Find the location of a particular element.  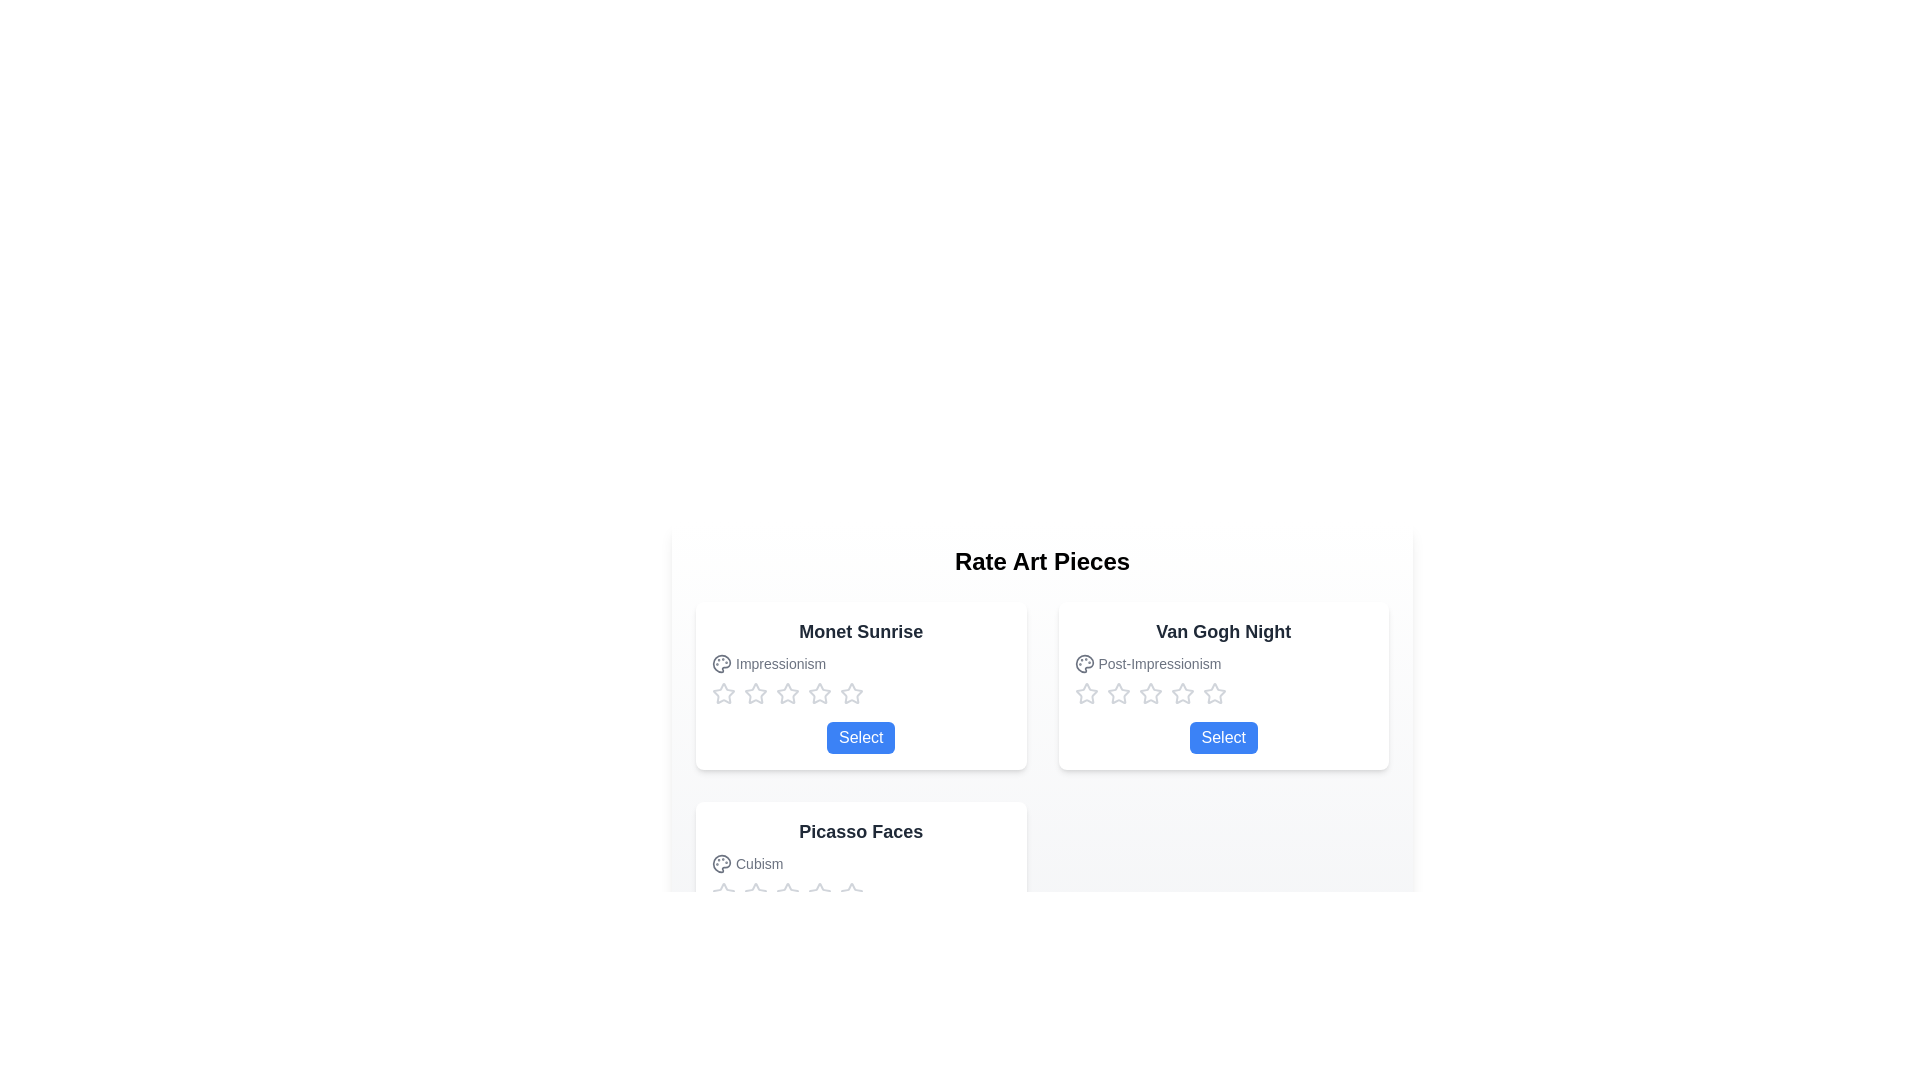

the star rating in the 'Monet Sunrise' card to rate the artwork is located at coordinates (861, 685).